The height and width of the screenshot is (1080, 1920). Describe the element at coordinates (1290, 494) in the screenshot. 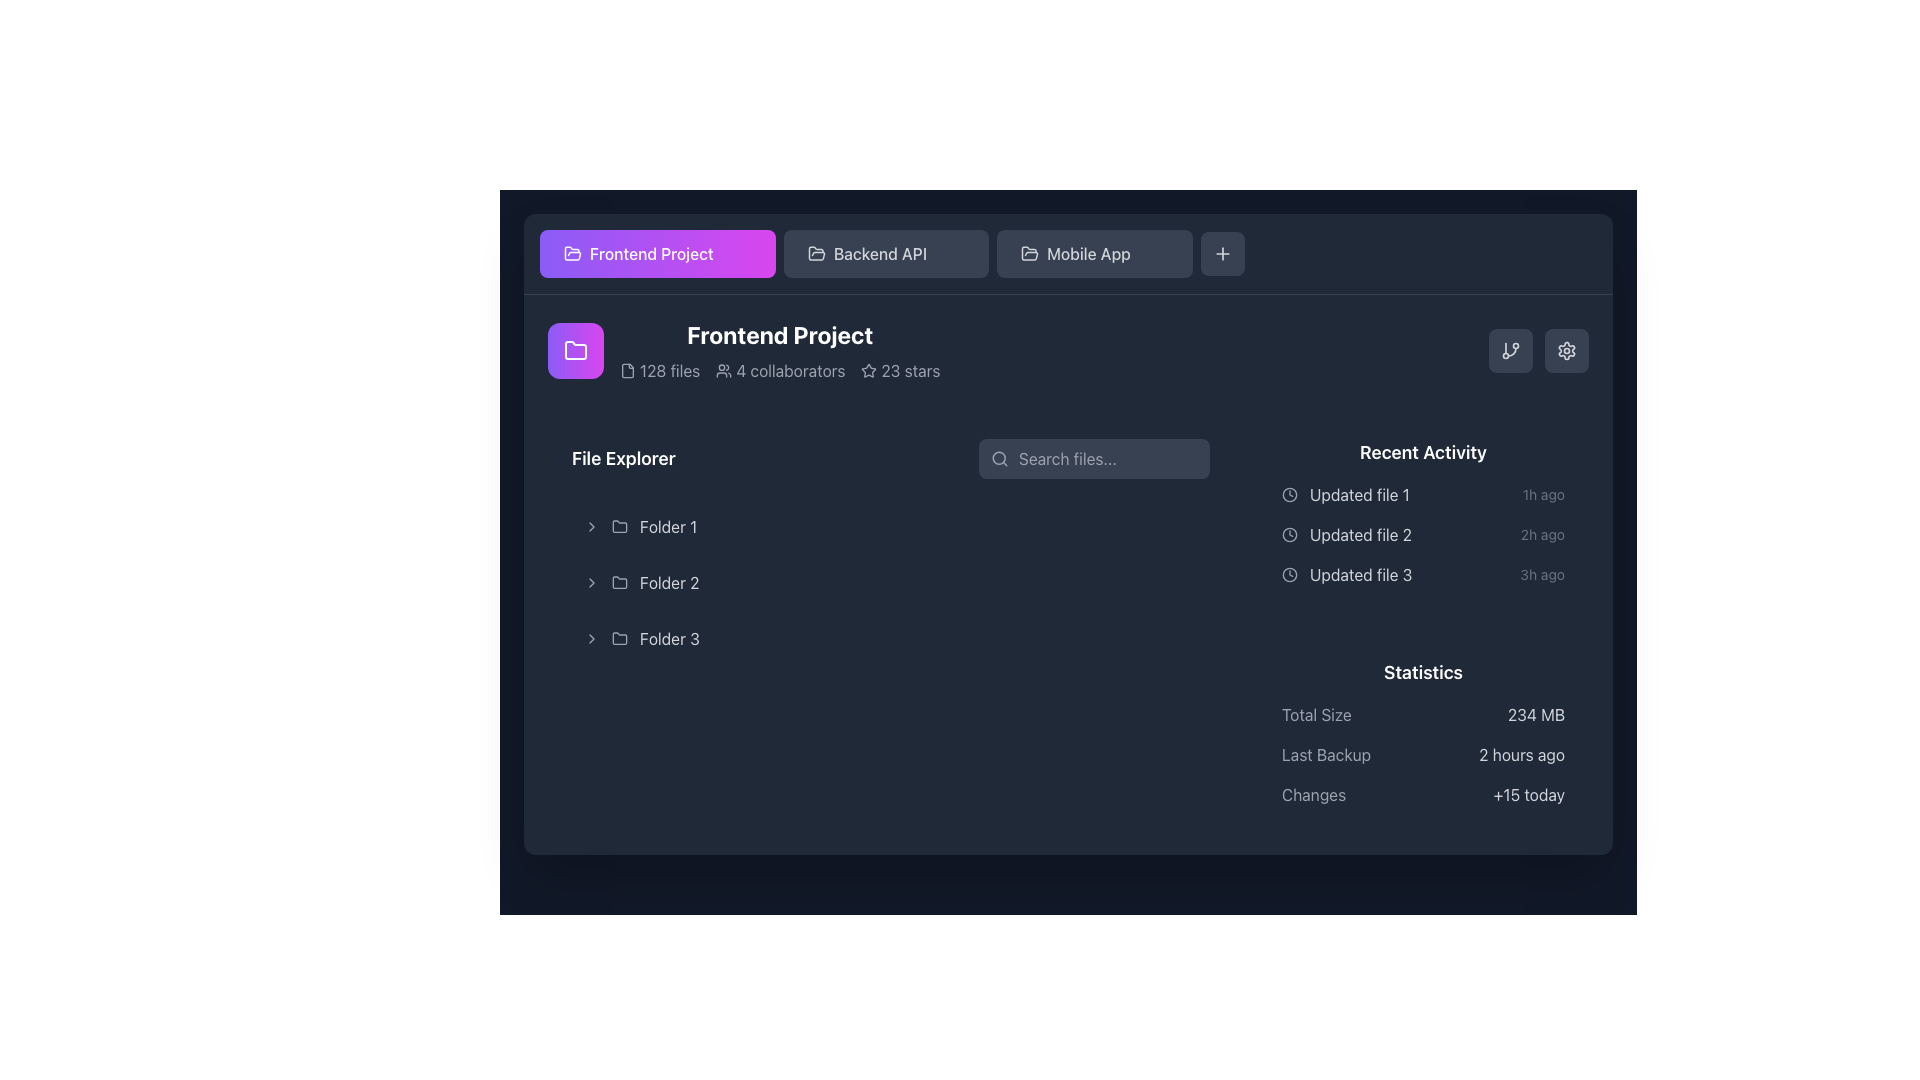

I see `the timestamp icon located to the left of the 'Updated file 1' text in the recent activity log` at that location.